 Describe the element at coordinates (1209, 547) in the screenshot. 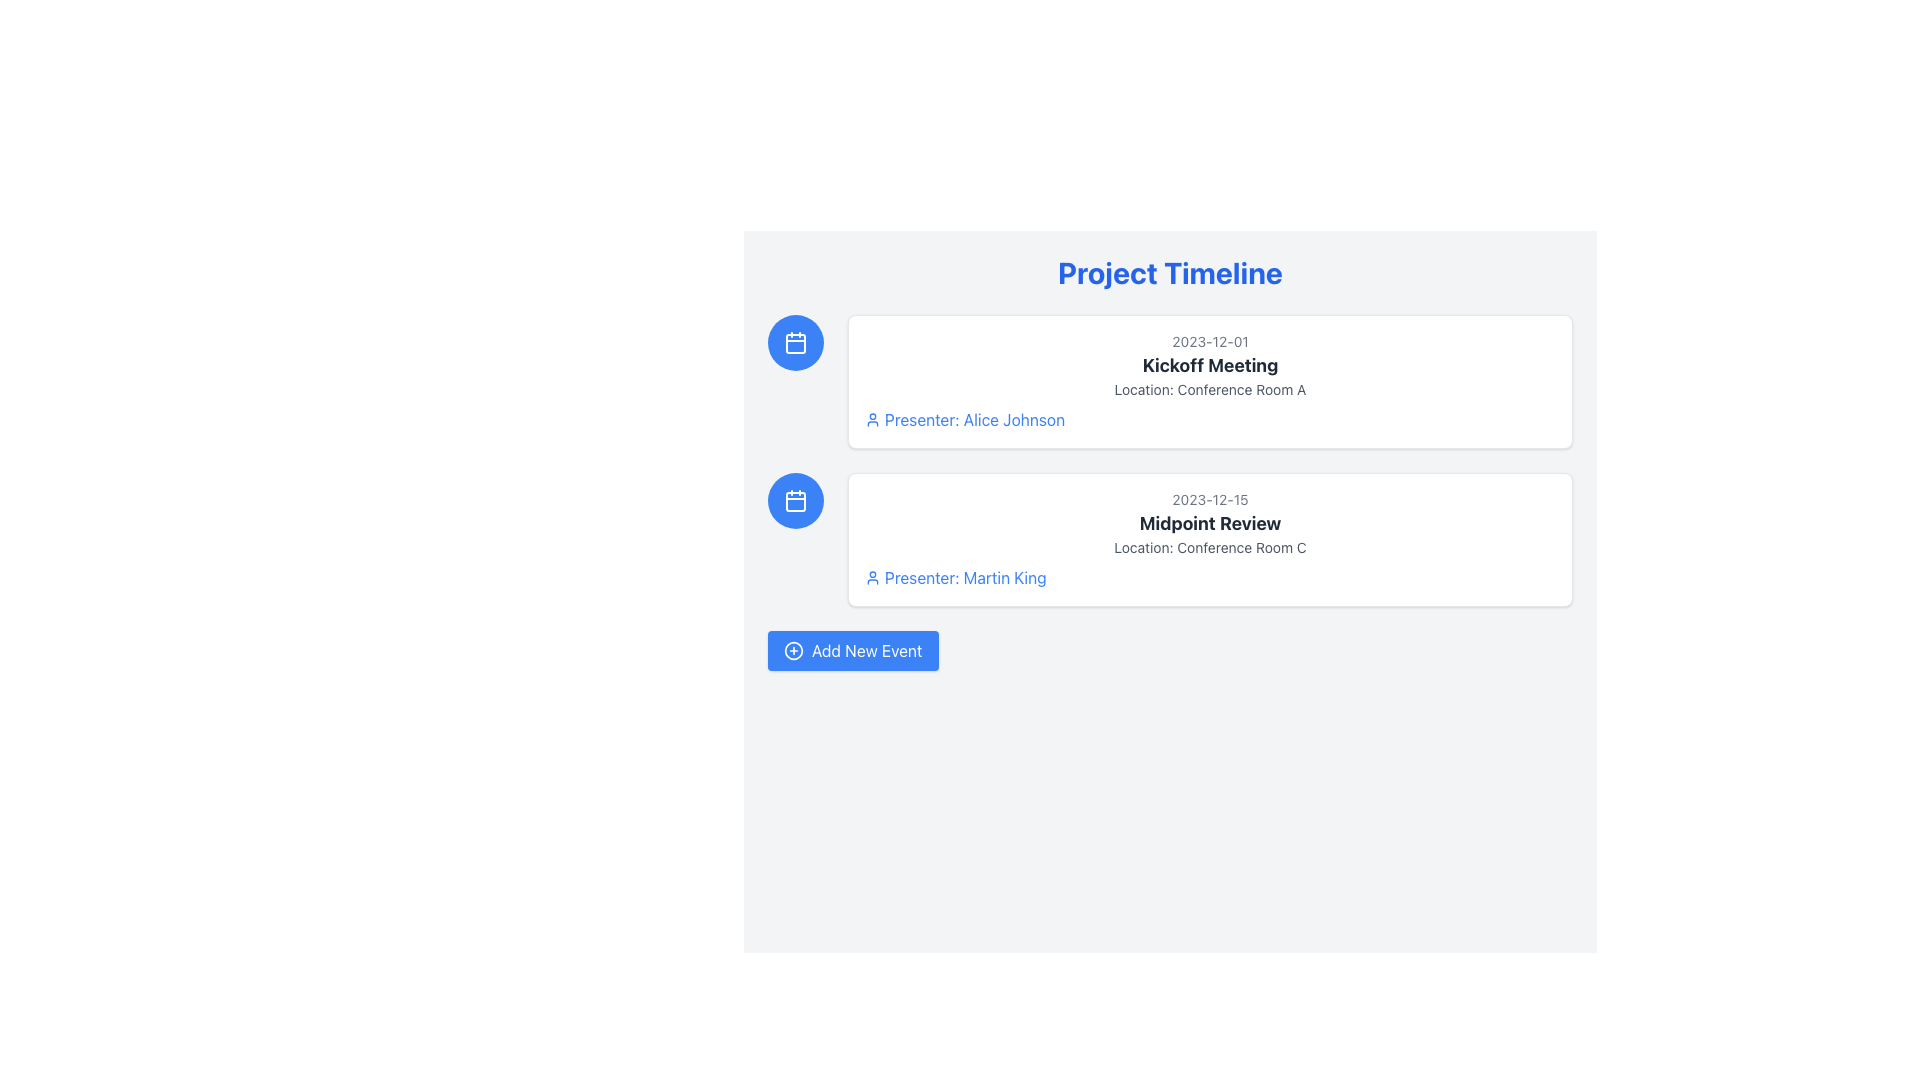

I see `the text label that provides location information for the '2023-12-15 Midpoint Review' event, positioned between 'Midpoint Review' and 'Presenter: Martin King'` at that location.